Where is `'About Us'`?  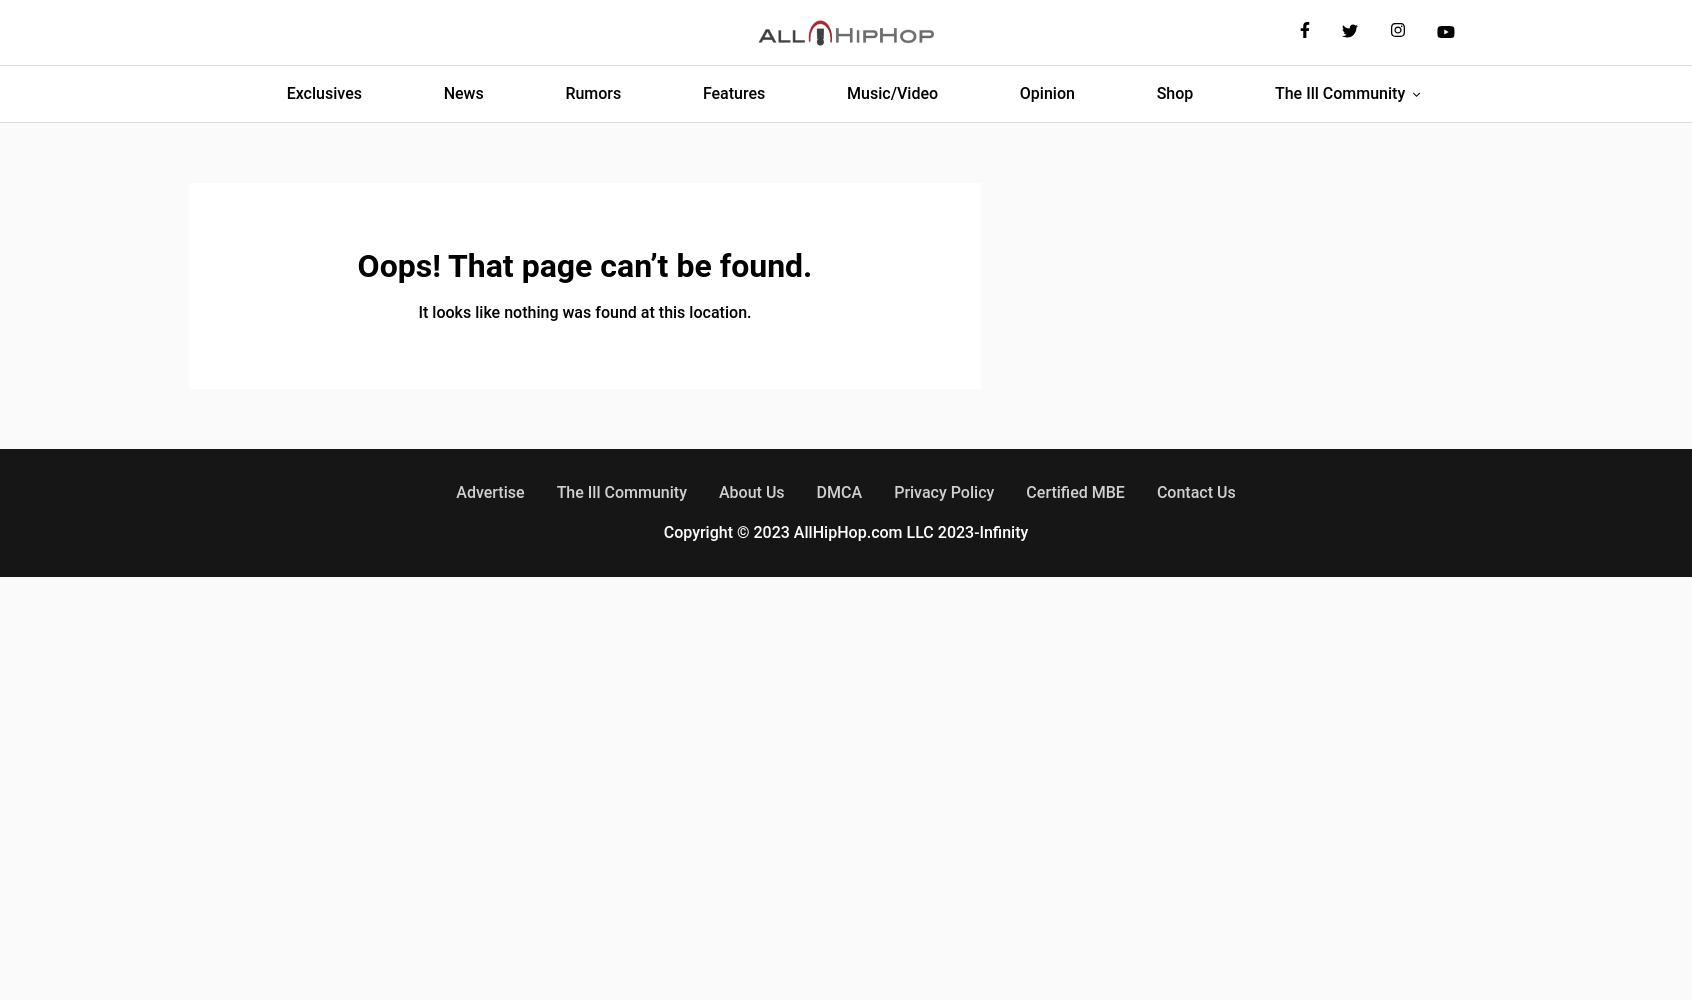
'About Us' is located at coordinates (750, 491).